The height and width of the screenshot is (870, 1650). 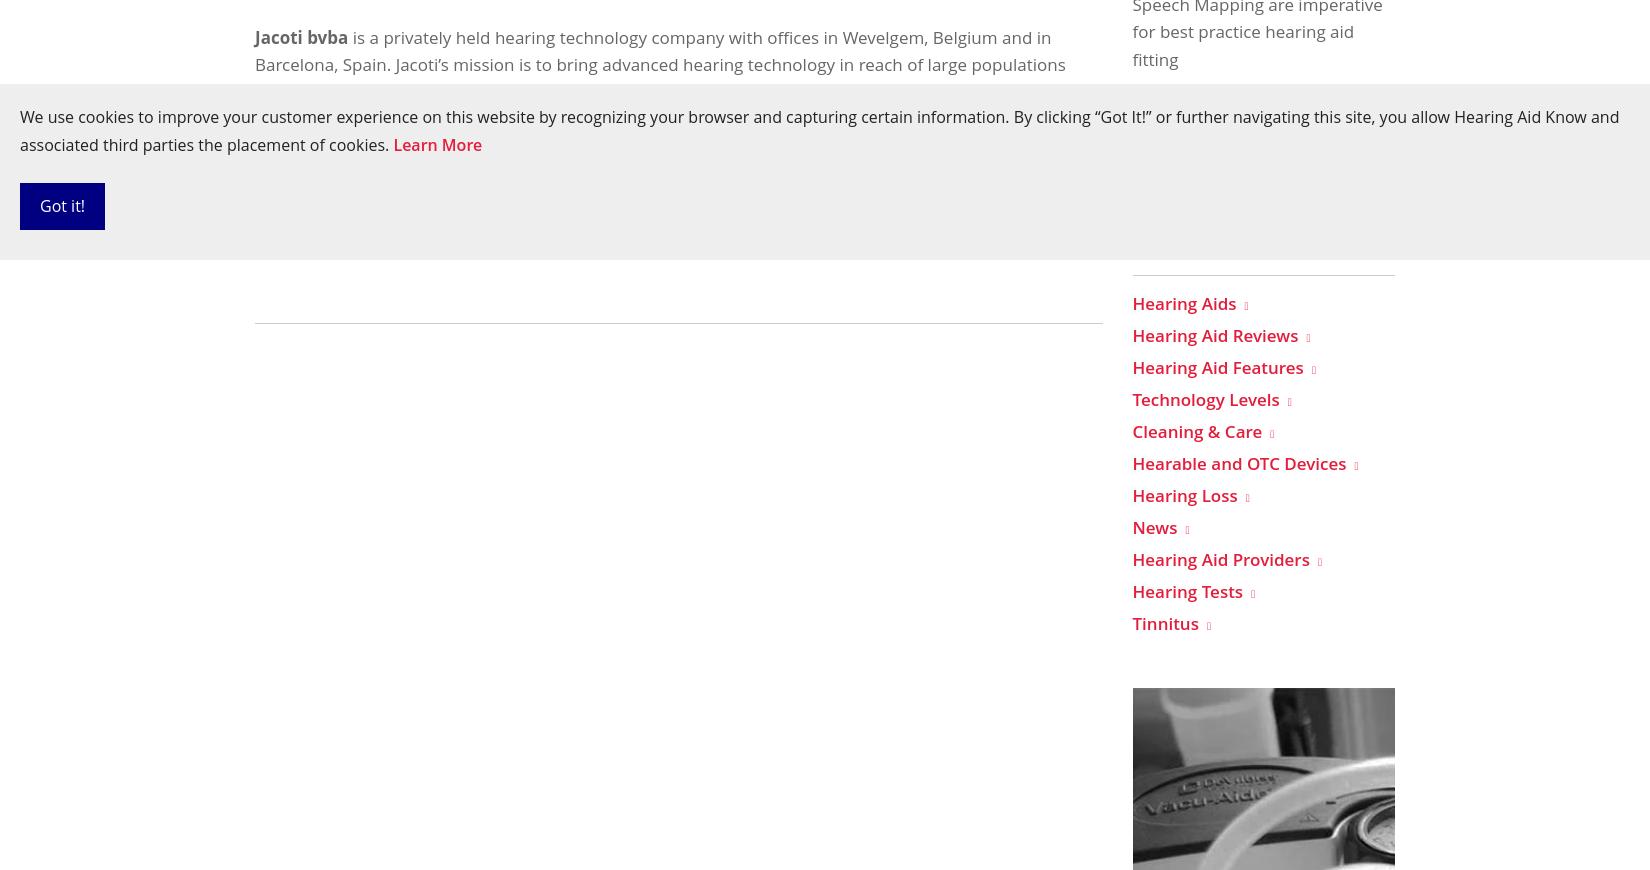 What do you see at coordinates (964, 35) in the screenshot?
I see `'Belgium'` at bounding box center [964, 35].